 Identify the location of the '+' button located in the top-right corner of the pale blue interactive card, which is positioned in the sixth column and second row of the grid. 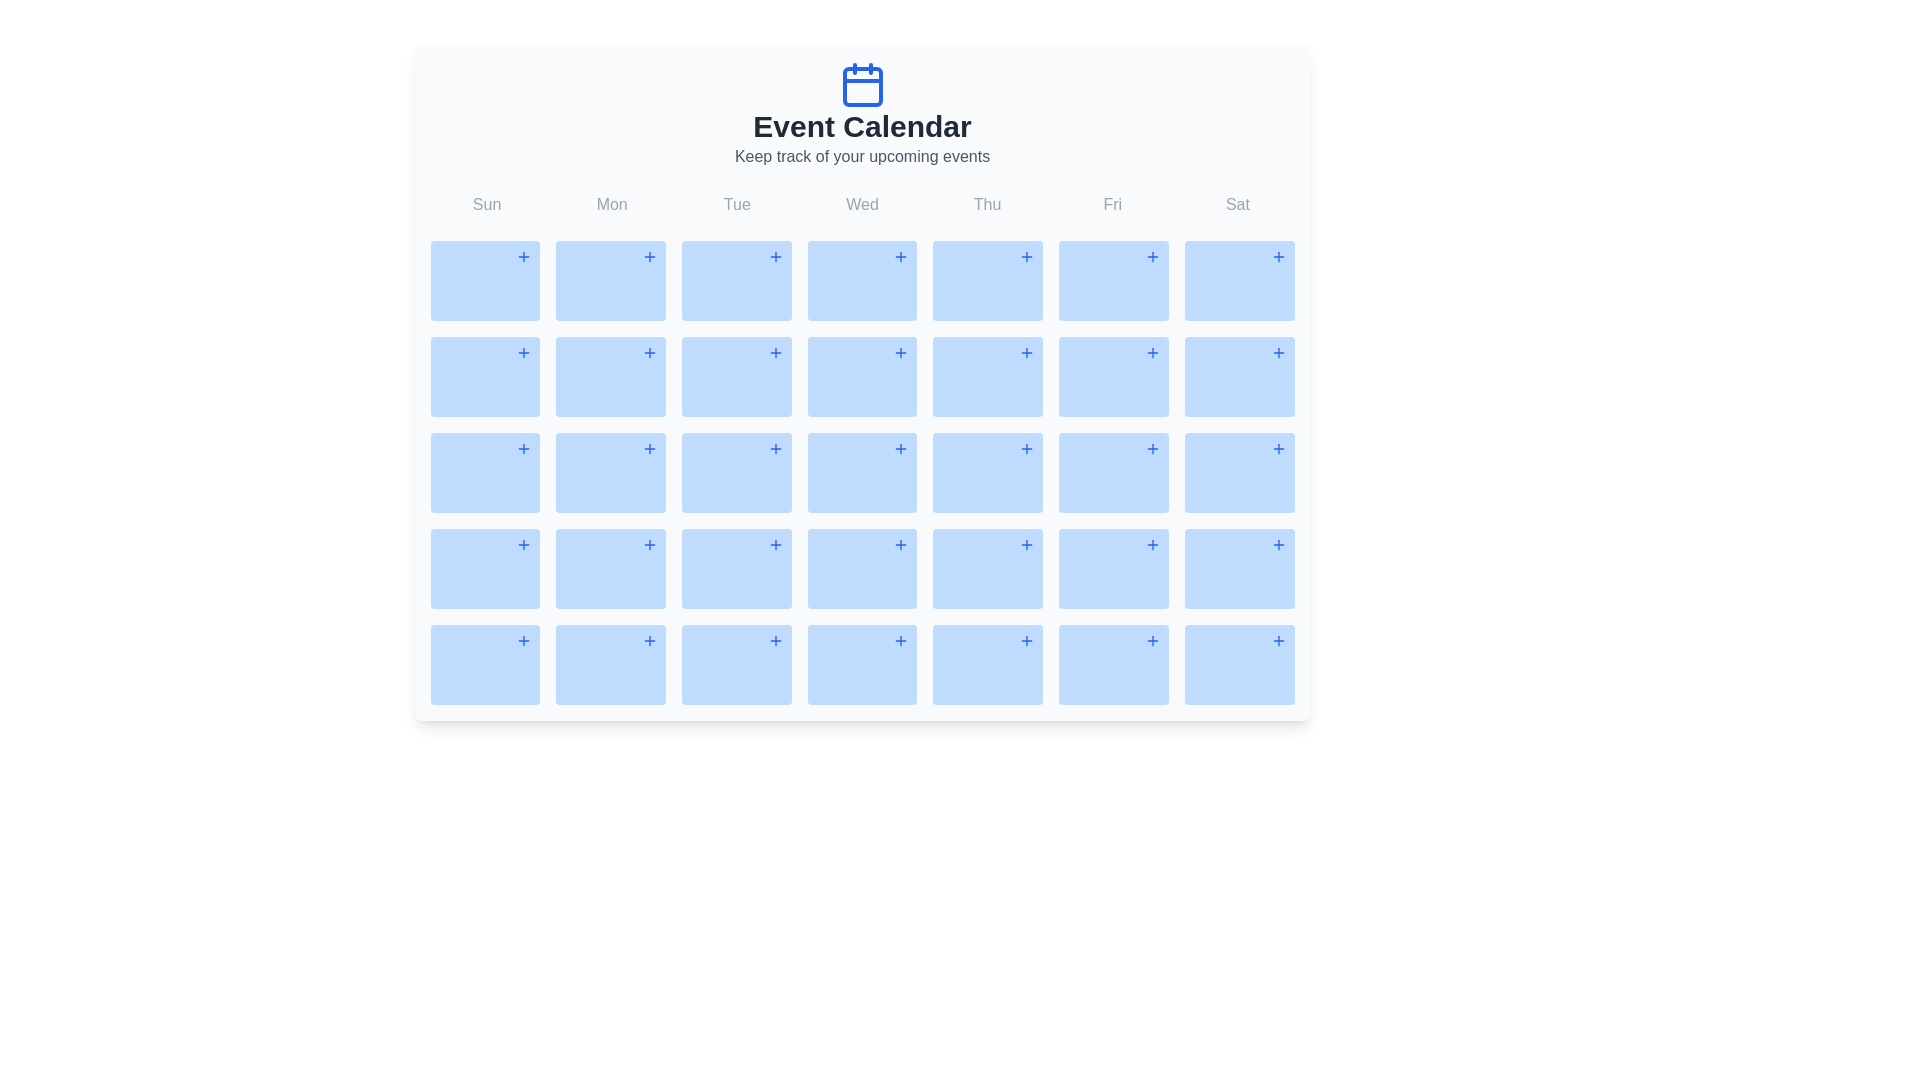
(1112, 377).